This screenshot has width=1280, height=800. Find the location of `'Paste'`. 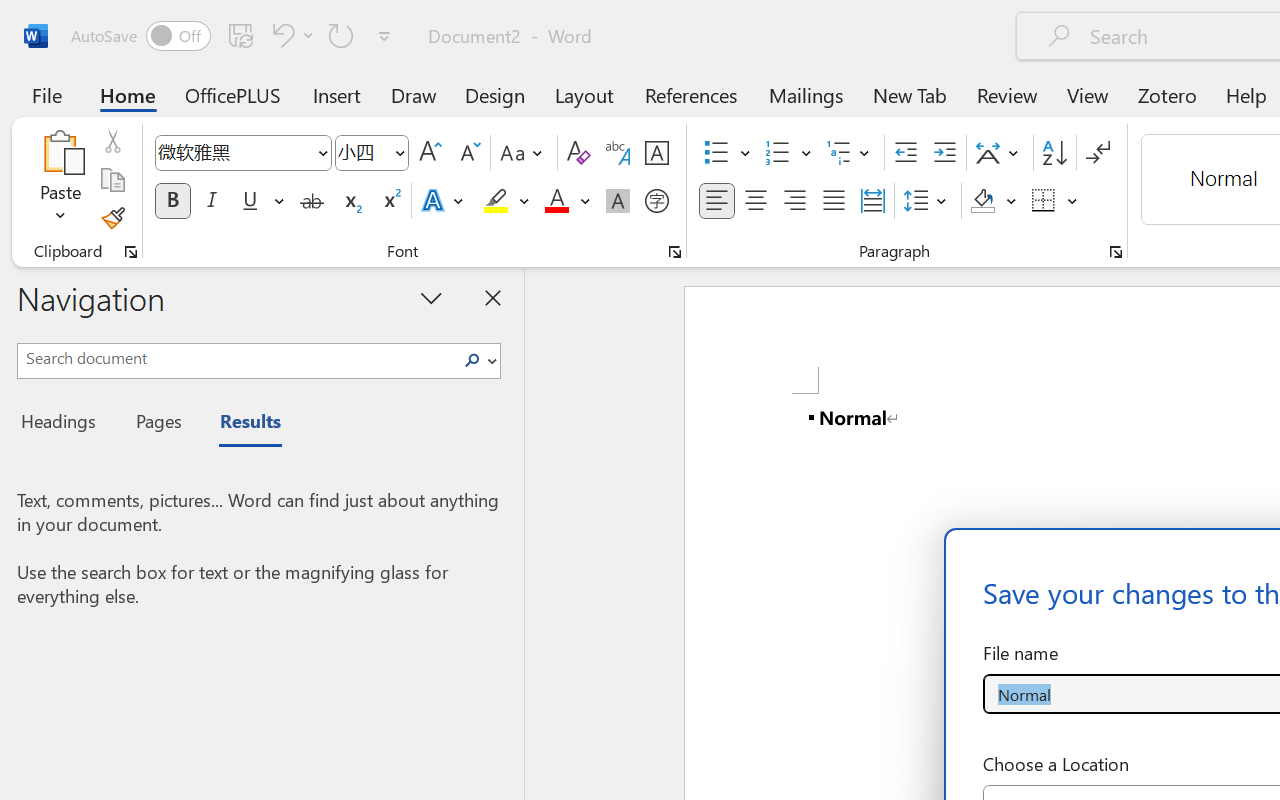

'Paste' is located at coordinates (60, 179).